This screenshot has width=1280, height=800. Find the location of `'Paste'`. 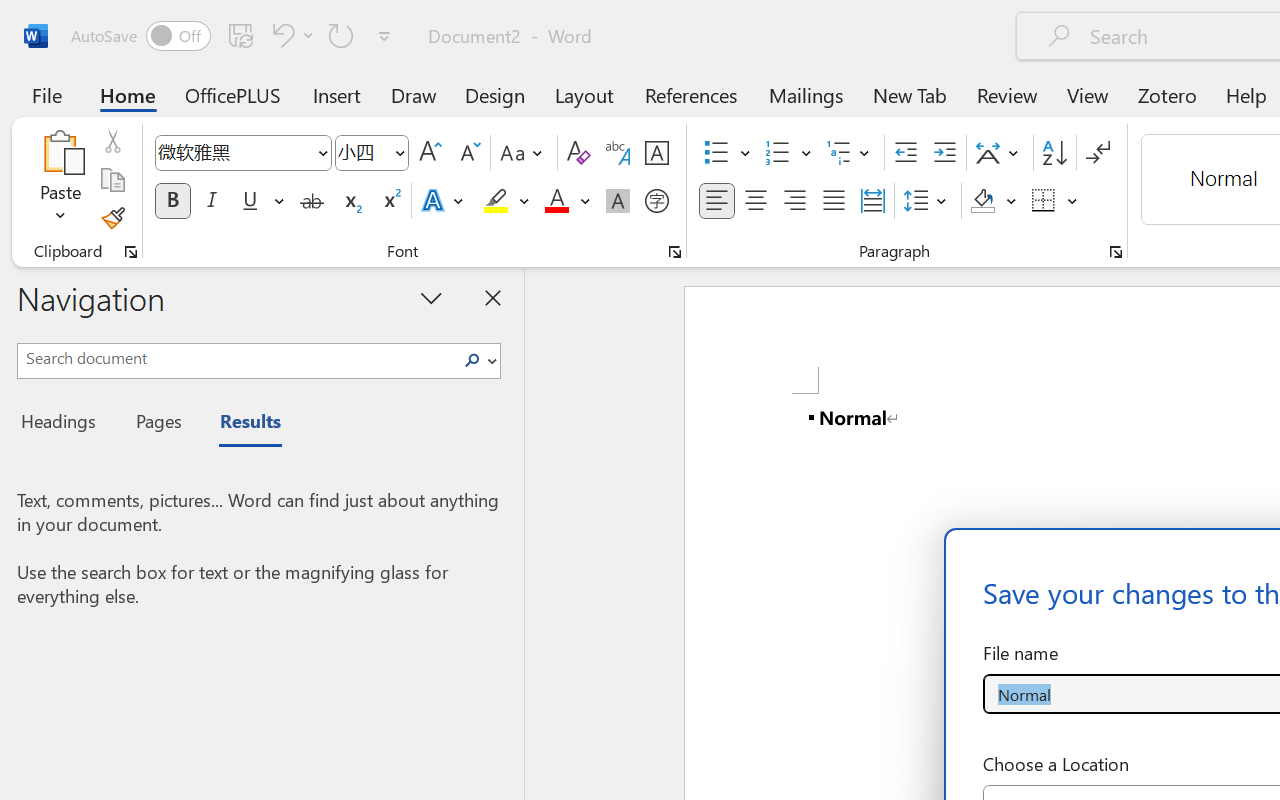

'Paste' is located at coordinates (60, 179).